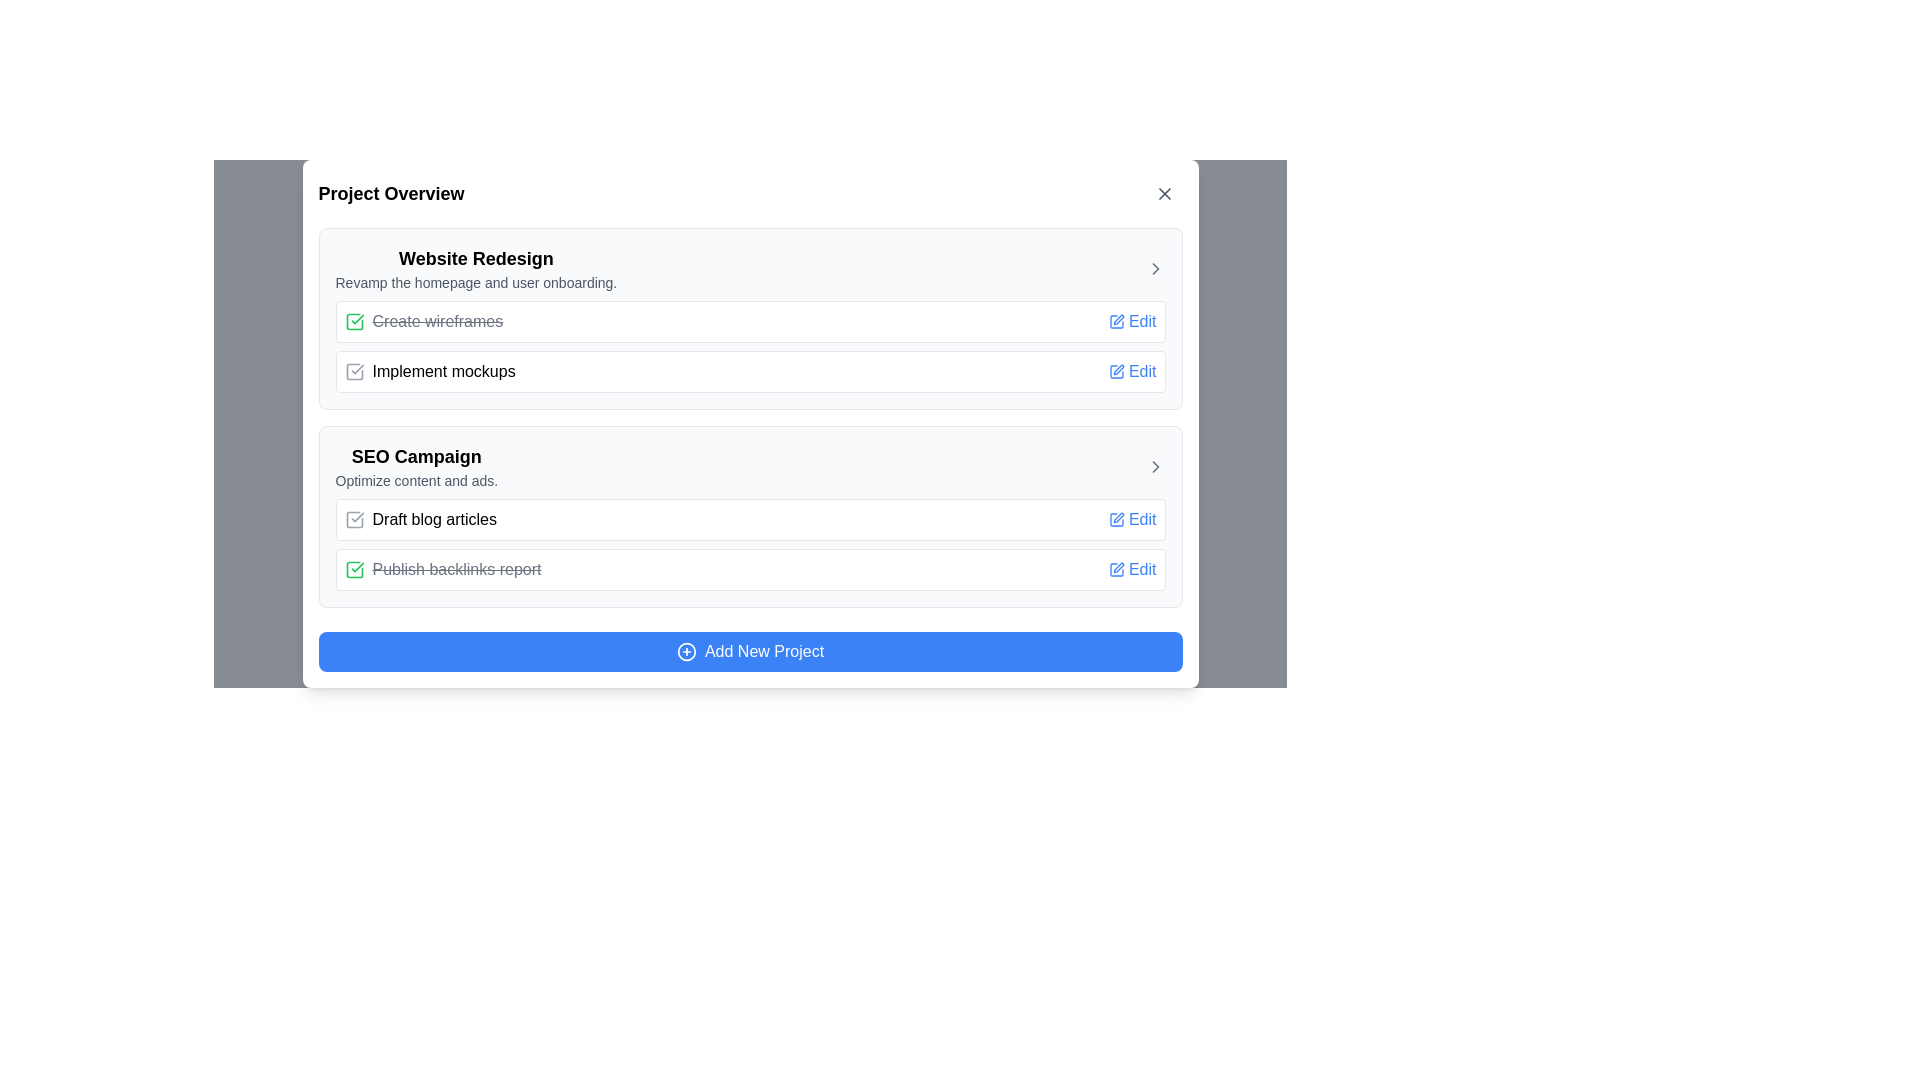 The image size is (1920, 1080). What do you see at coordinates (354, 570) in the screenshot?
I see `the checkbox located in the 'SEO Campaign' section next to the text 'Publish backlinks report'` at bounding box center [354, 570].